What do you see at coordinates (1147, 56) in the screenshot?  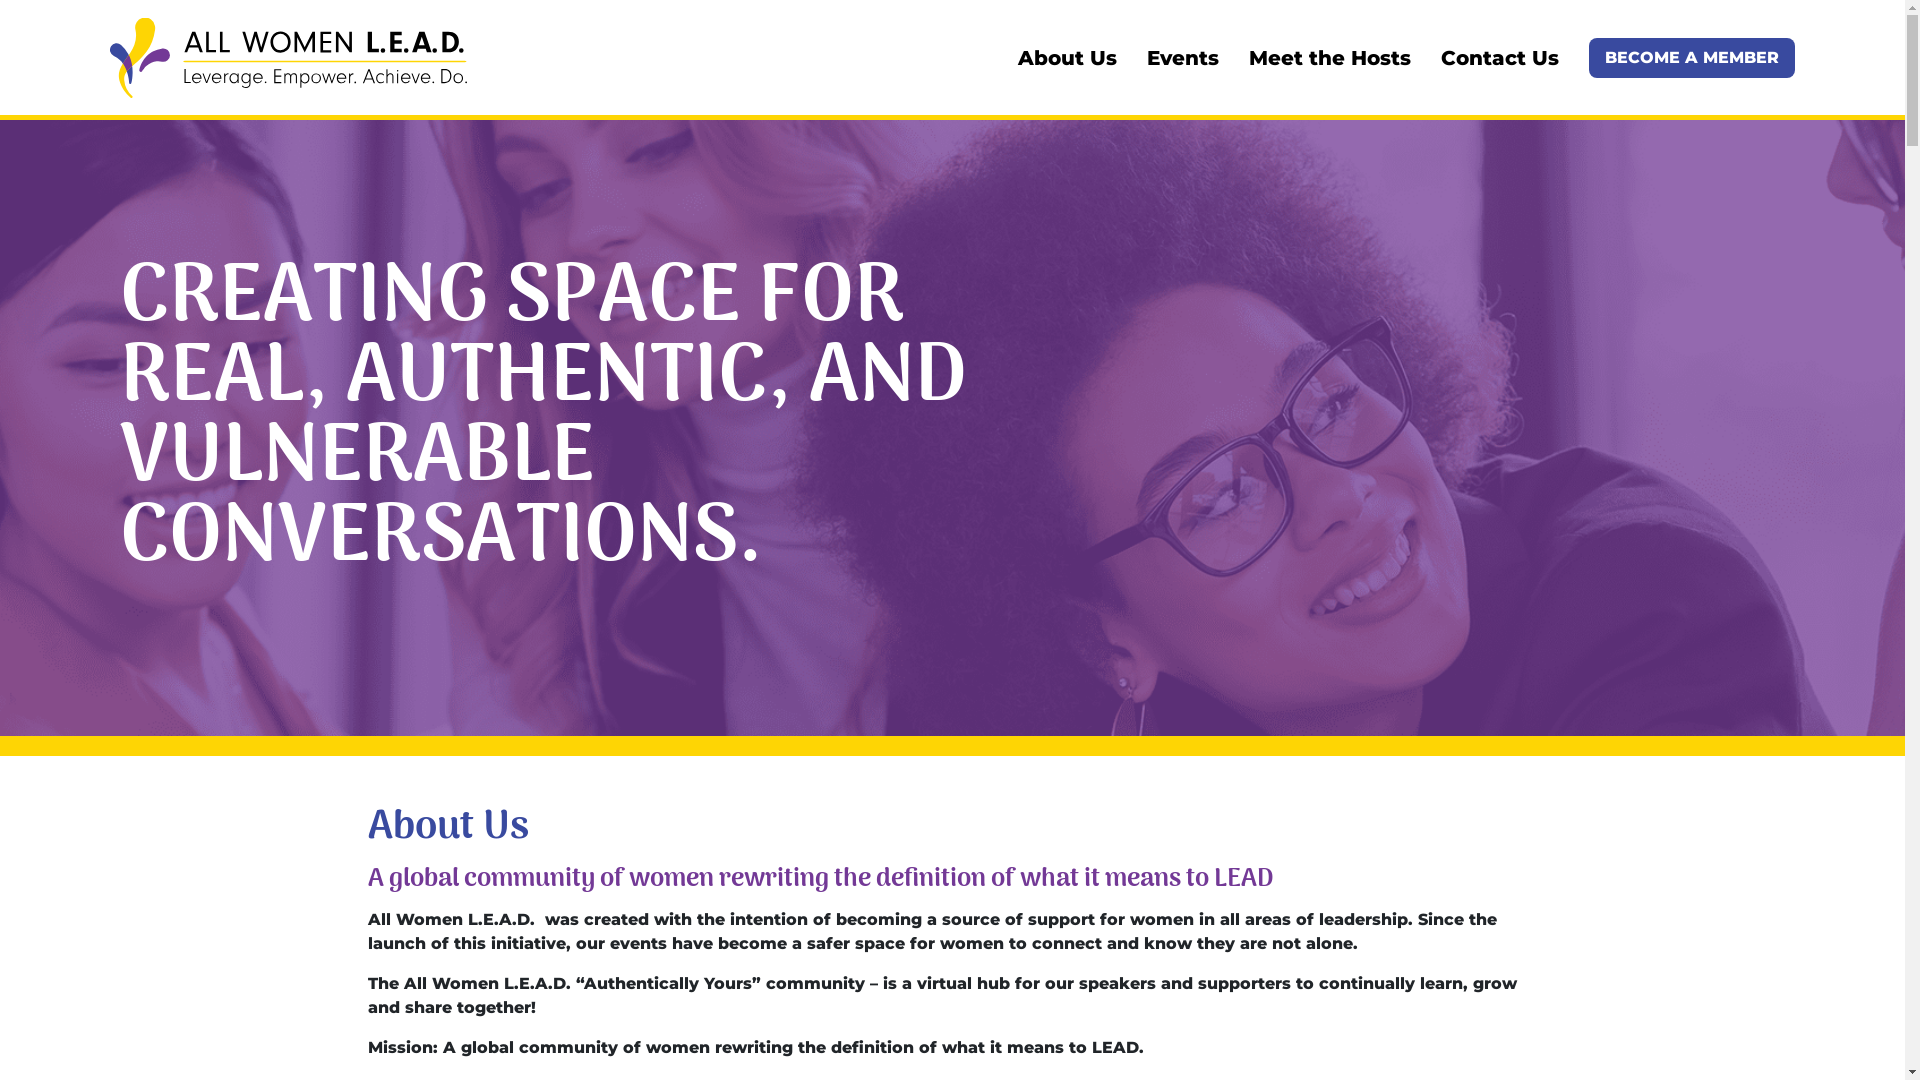 I see `'Events'` at bounding box center [1147, 56].